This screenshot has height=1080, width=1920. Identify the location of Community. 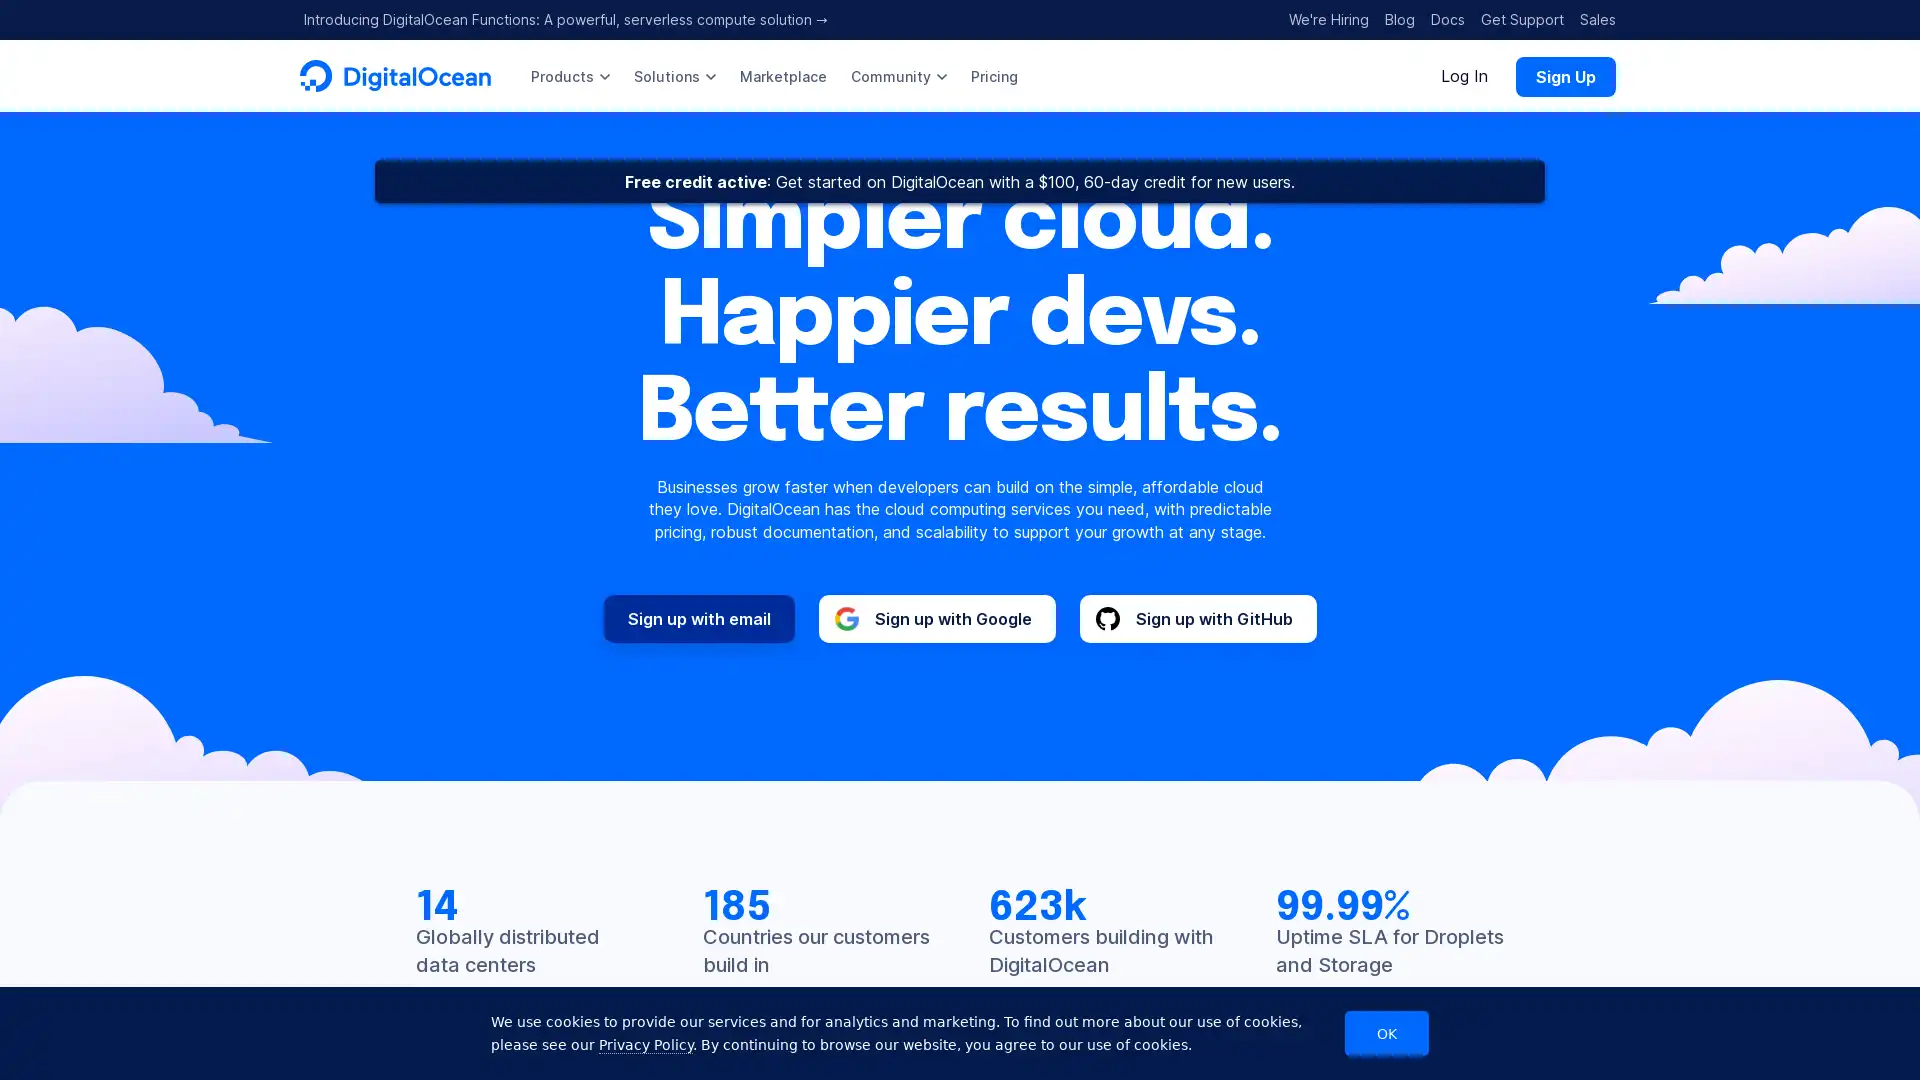
(897, 75).